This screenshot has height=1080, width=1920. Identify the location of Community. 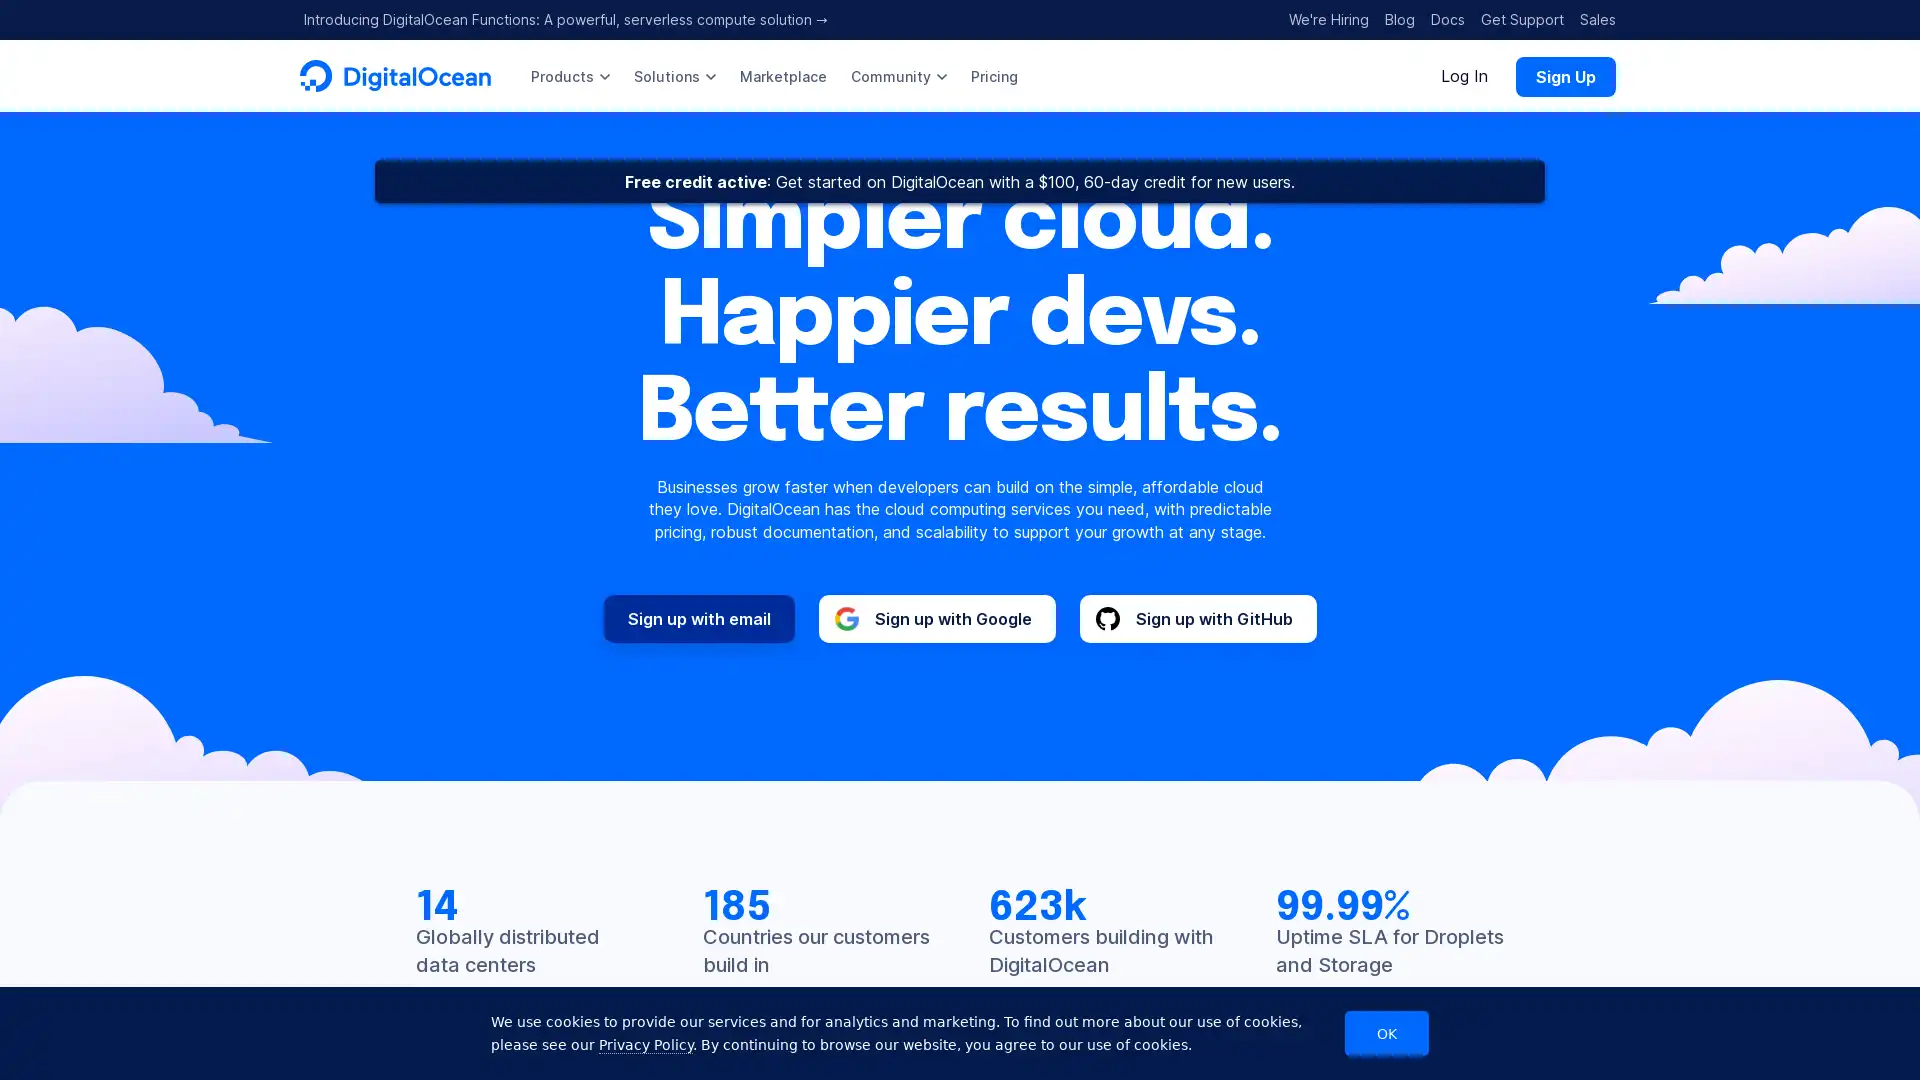
(897, 75).